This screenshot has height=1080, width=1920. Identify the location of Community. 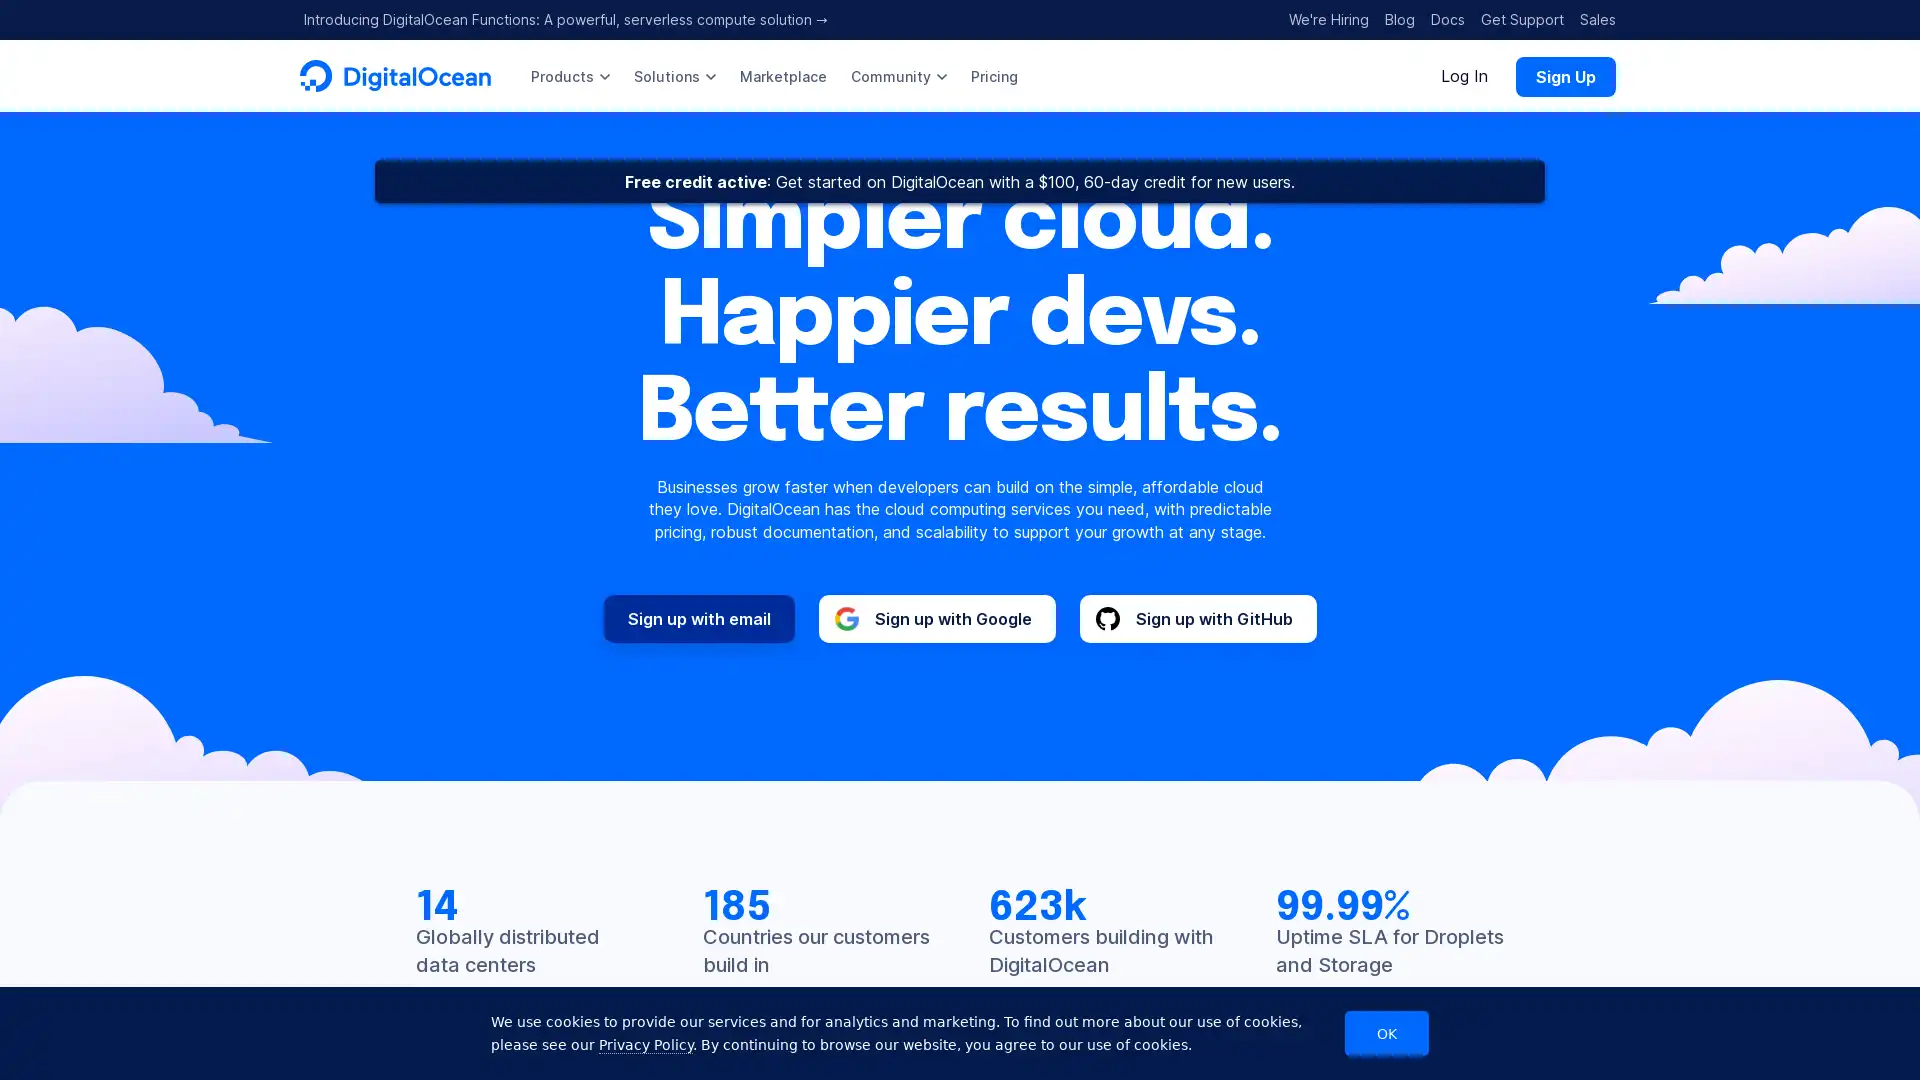
(897, 75).